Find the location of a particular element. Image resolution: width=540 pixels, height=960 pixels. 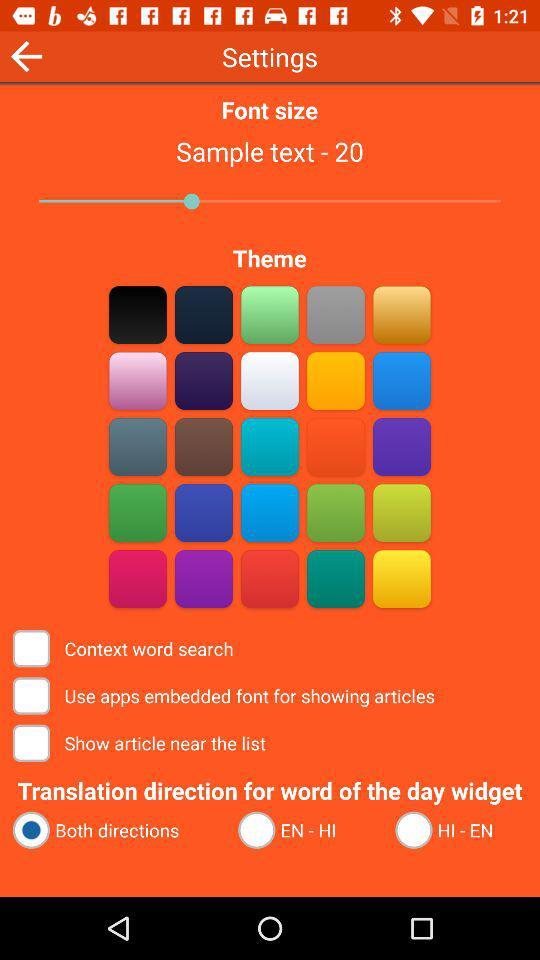

the color blue is located at coordinates (270, 446).